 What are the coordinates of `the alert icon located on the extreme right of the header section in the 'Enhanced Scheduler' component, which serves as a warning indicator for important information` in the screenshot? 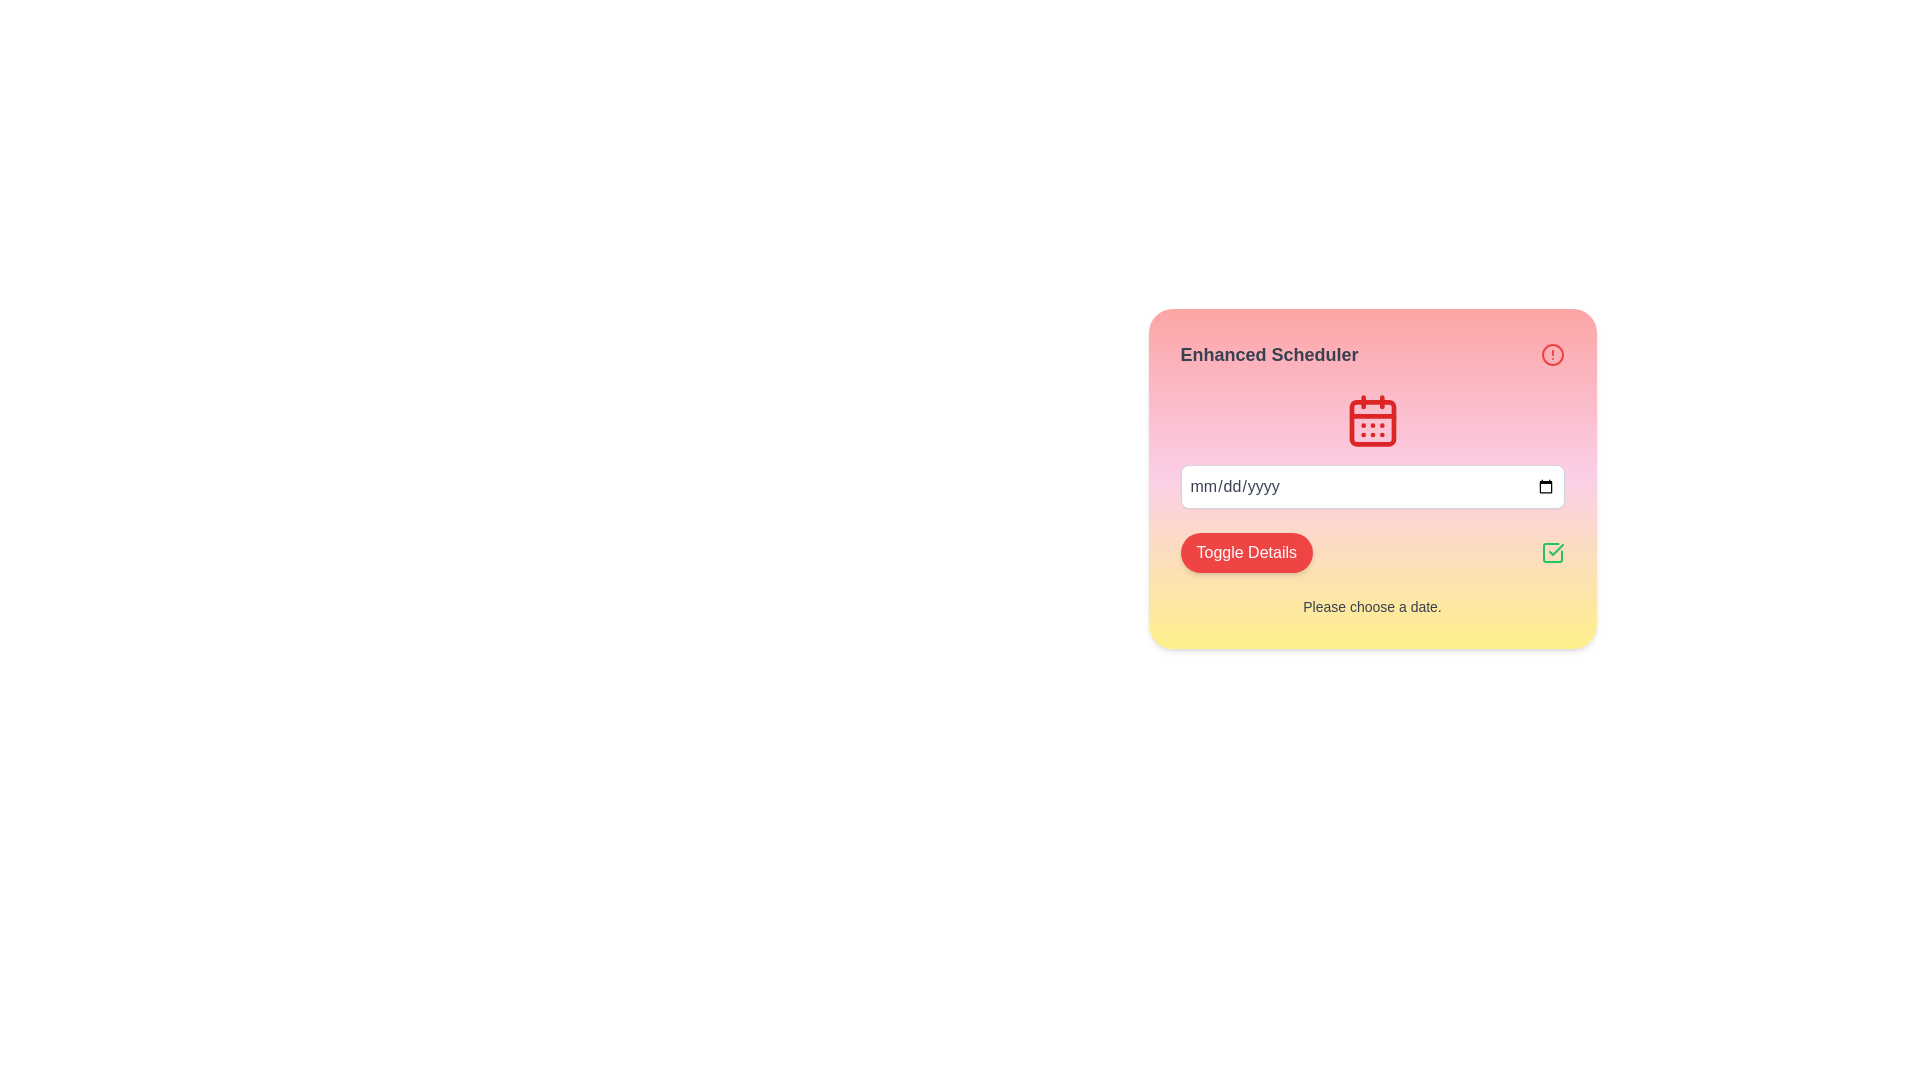 It's located at (1551, 353).